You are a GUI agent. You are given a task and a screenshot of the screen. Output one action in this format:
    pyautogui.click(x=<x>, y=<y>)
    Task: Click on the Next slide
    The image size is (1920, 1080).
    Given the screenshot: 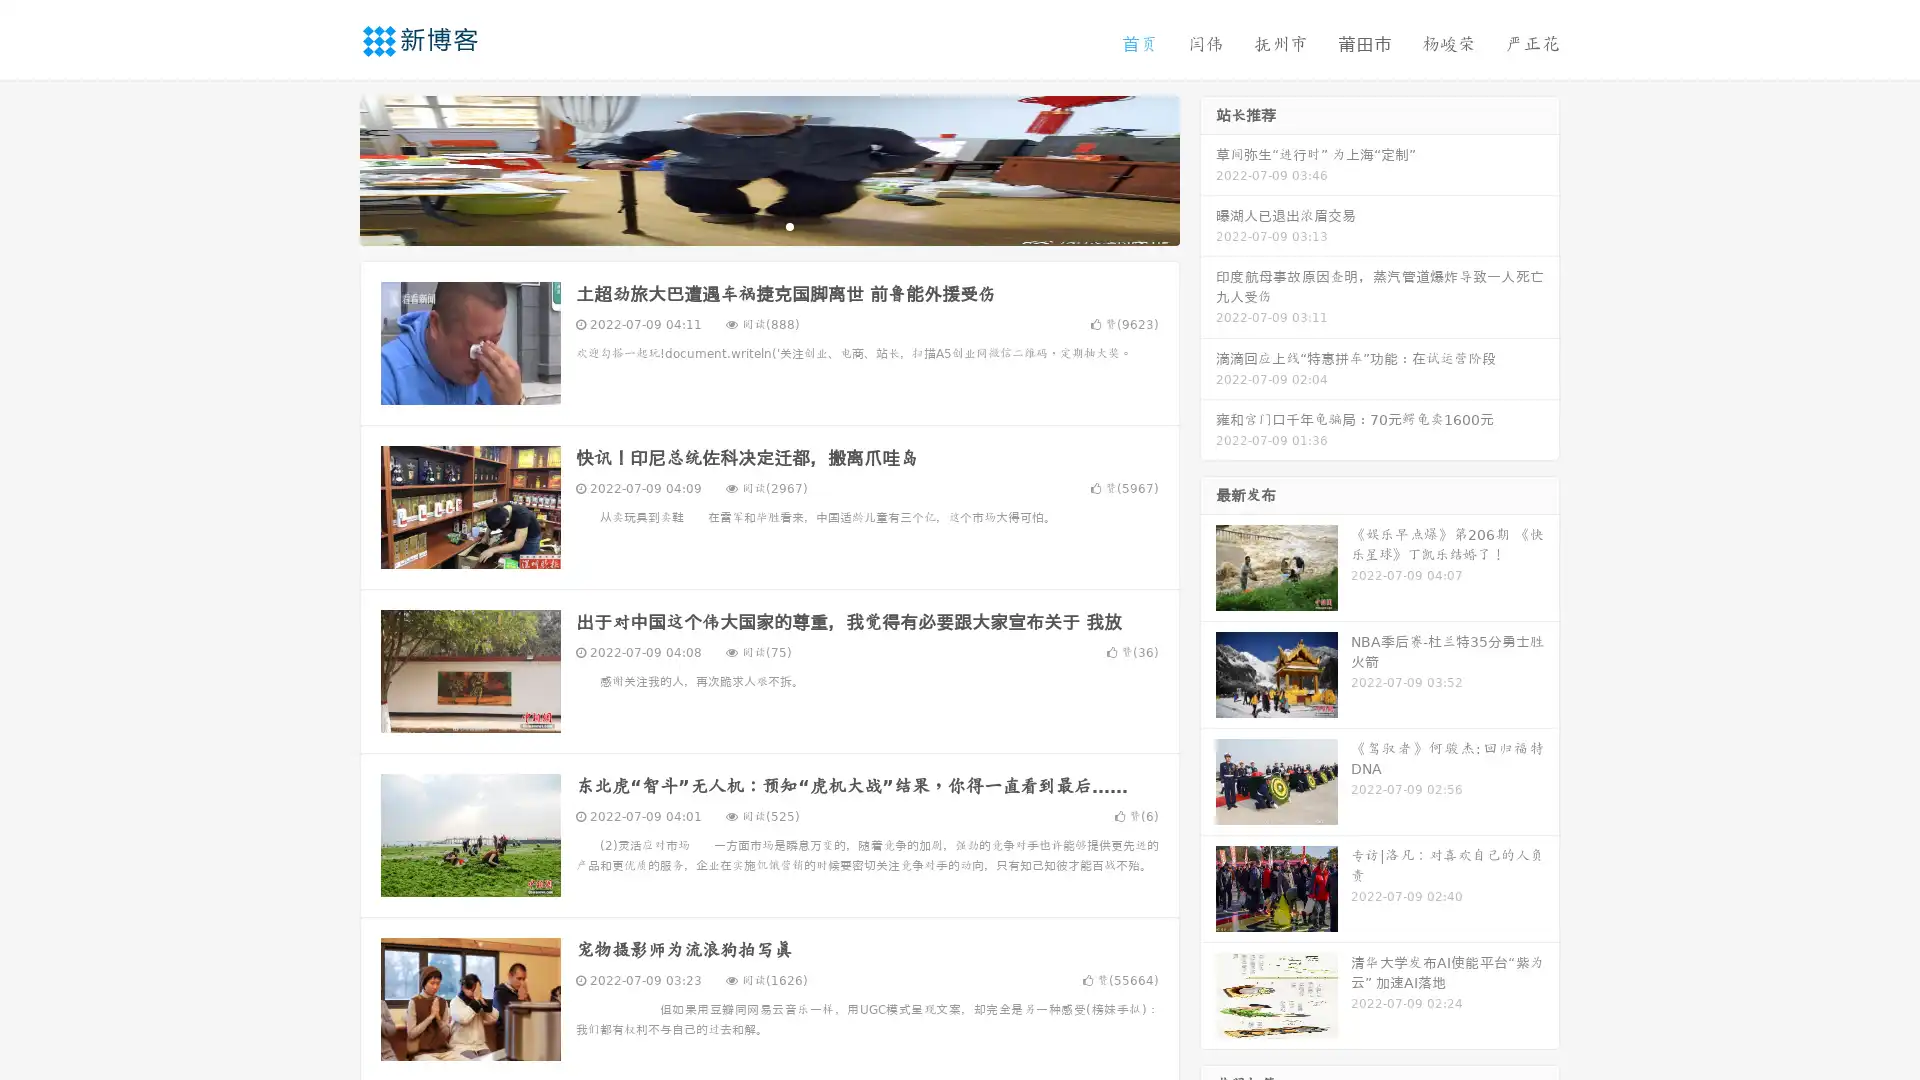 What is the action you would take?
    pyautogui.click(x=1208, y=168)
    